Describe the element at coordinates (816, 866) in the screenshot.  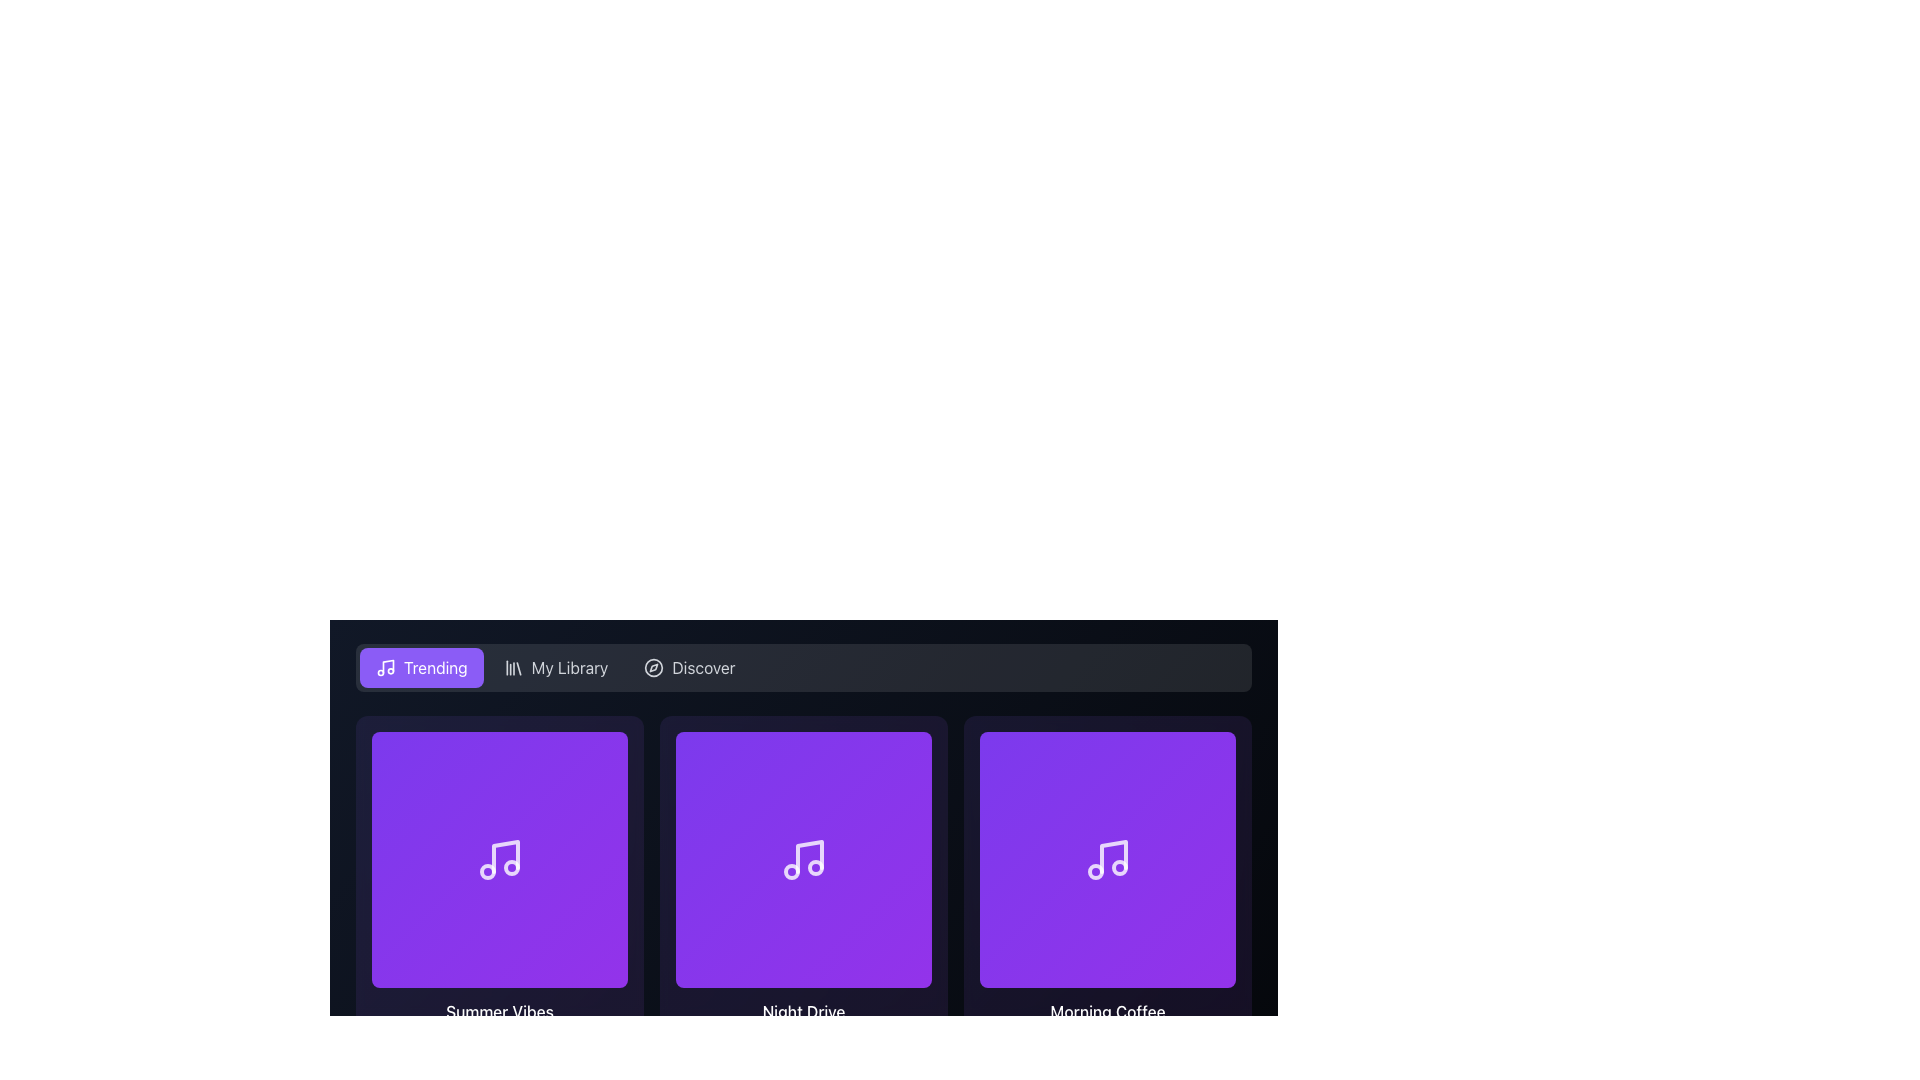
I see `the rightmost circular component within the music note icon located at the center of the 'Night Drive' purple tile` at that location.